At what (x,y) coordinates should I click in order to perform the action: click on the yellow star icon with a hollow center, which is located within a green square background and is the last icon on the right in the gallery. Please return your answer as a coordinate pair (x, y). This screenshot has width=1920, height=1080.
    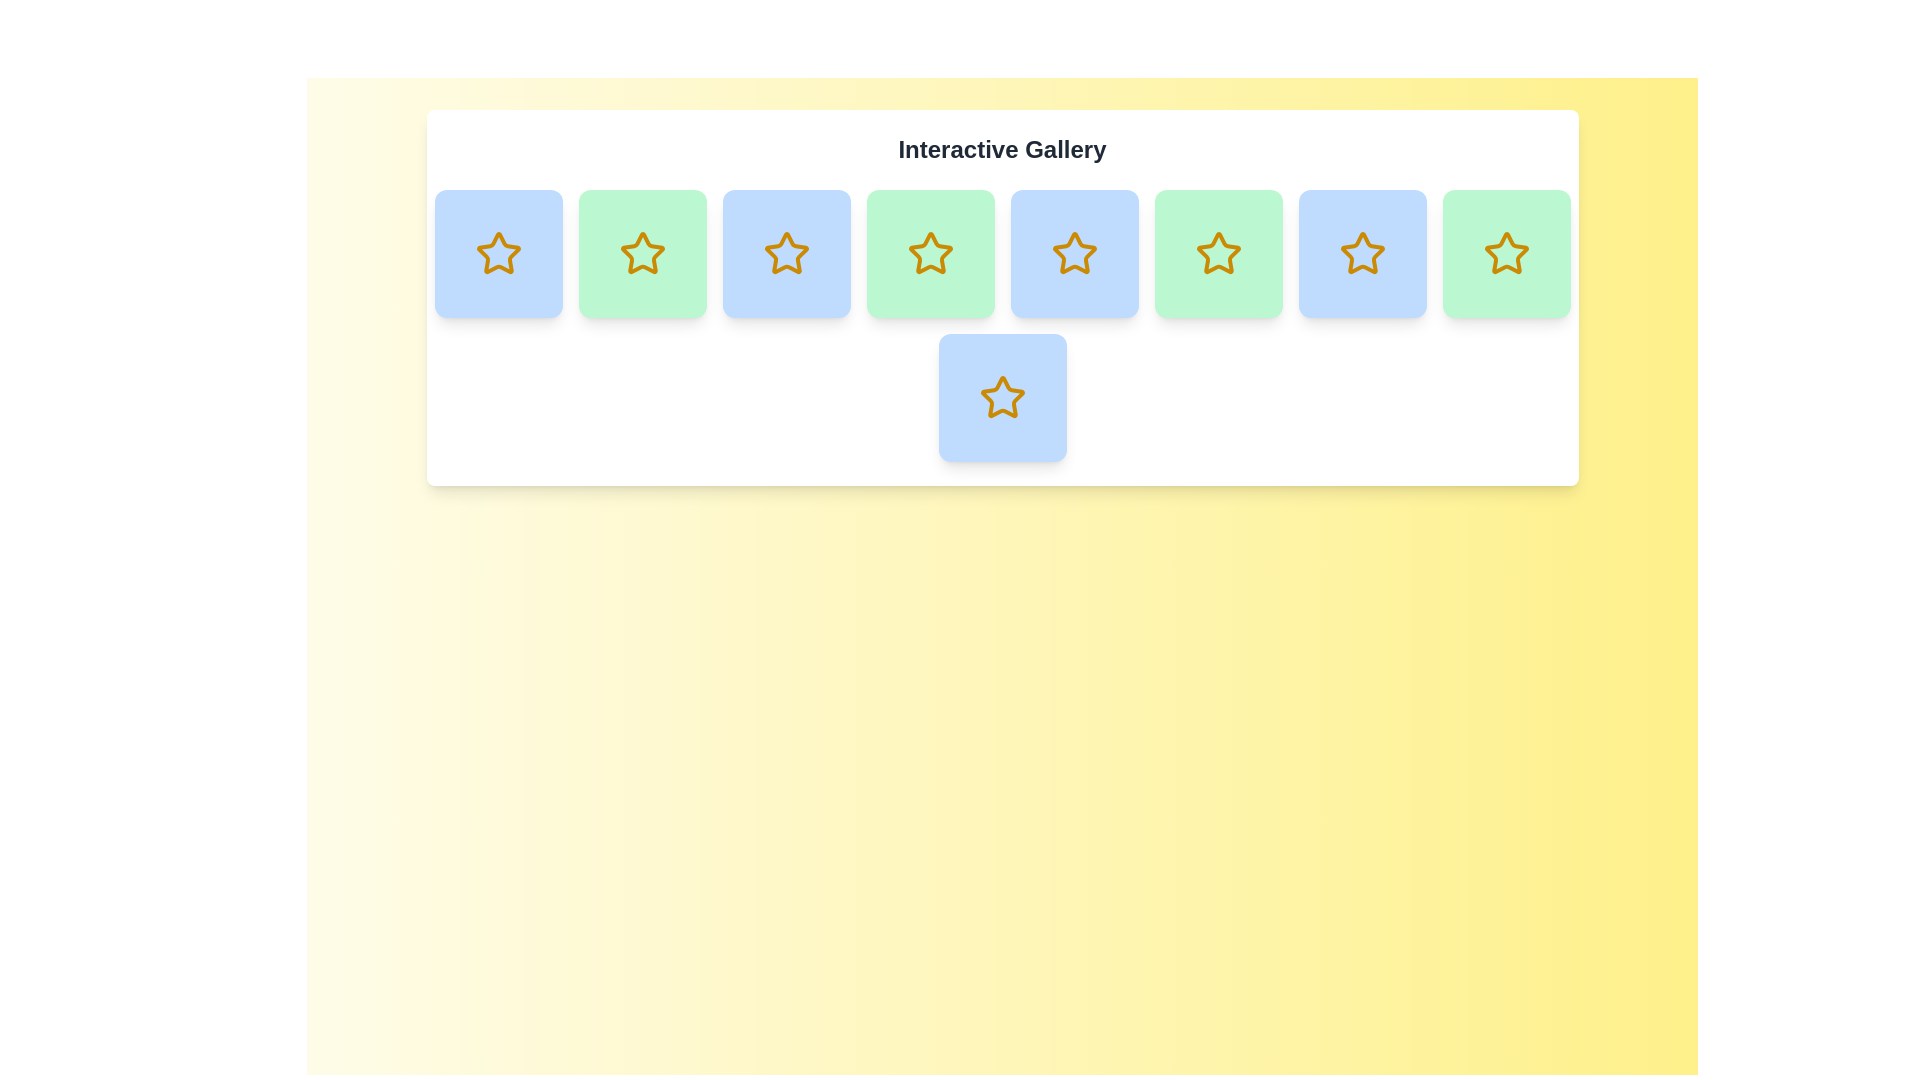
    Looking at the image, I should click on (1506, 252).